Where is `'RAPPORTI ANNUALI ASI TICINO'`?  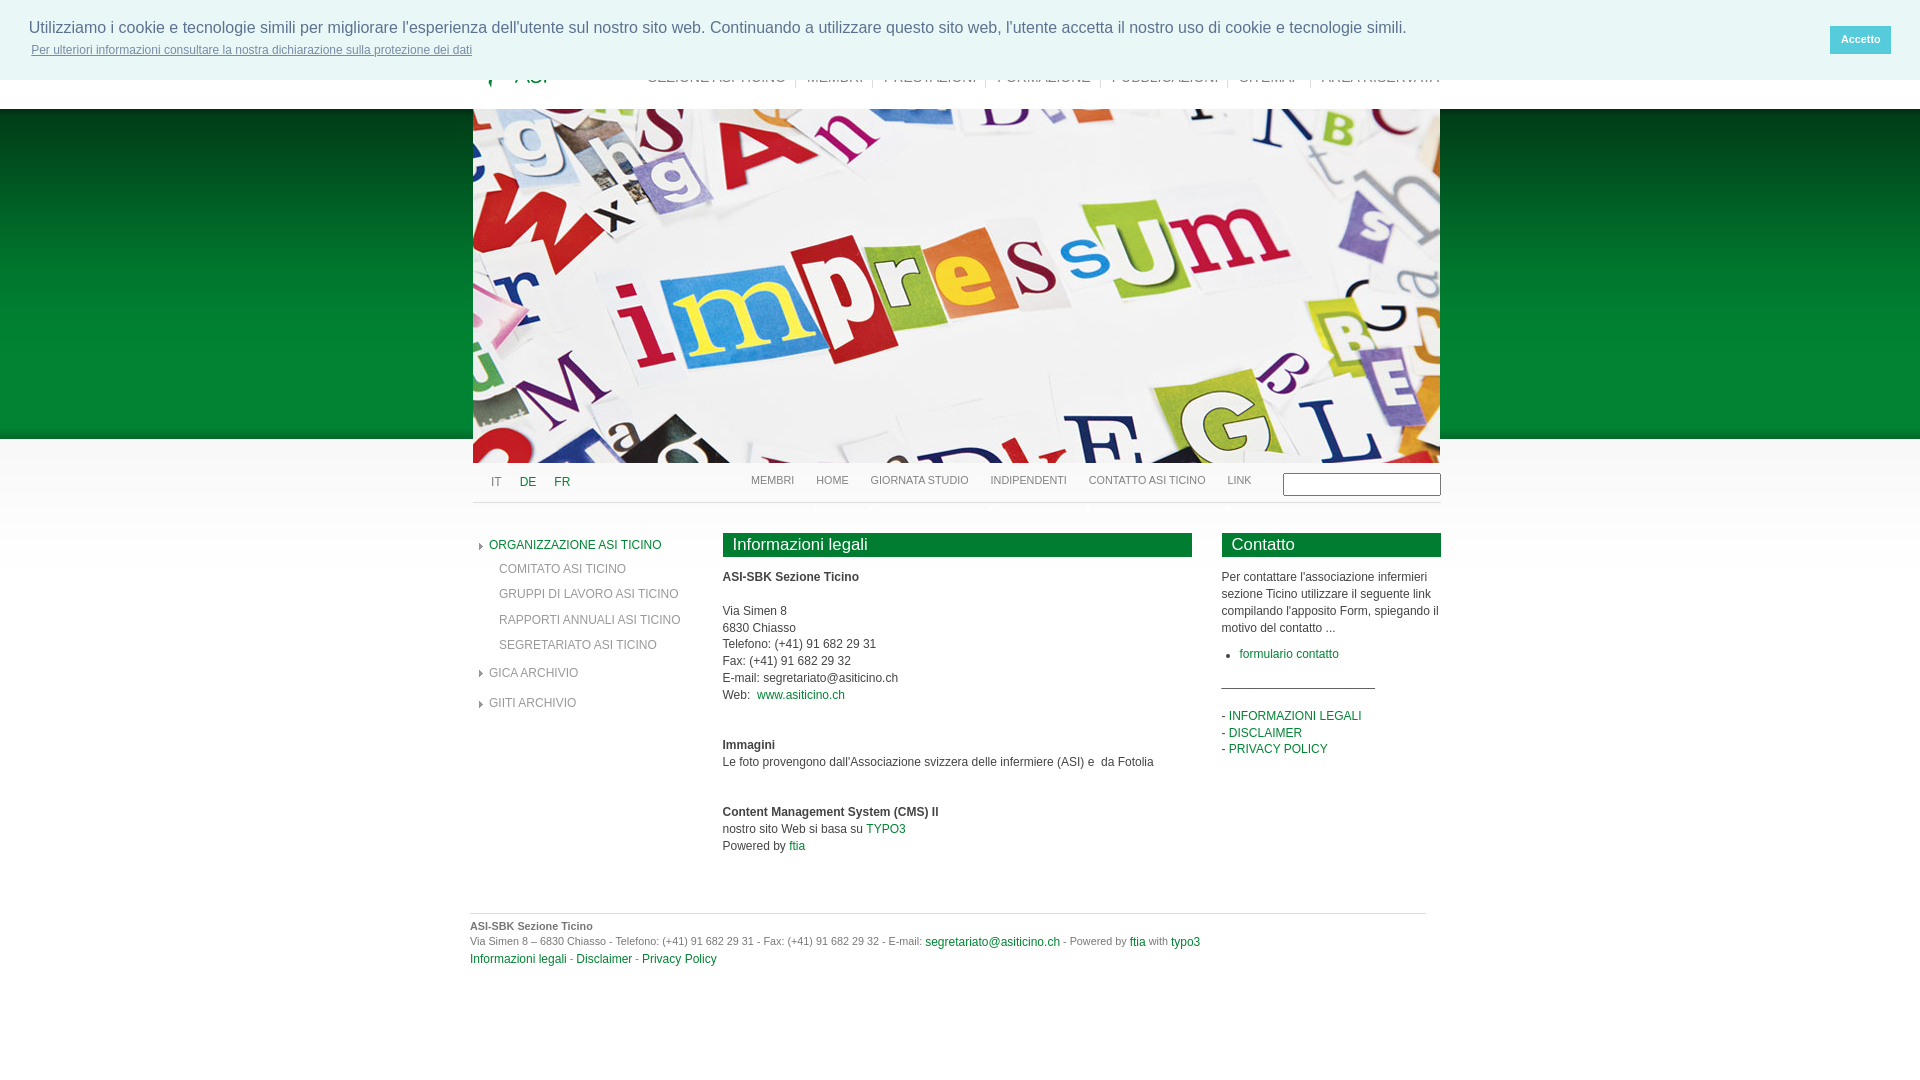 'RAPPORTI ANNUALI ASI TICINO' is located at coordinates (589, 619).